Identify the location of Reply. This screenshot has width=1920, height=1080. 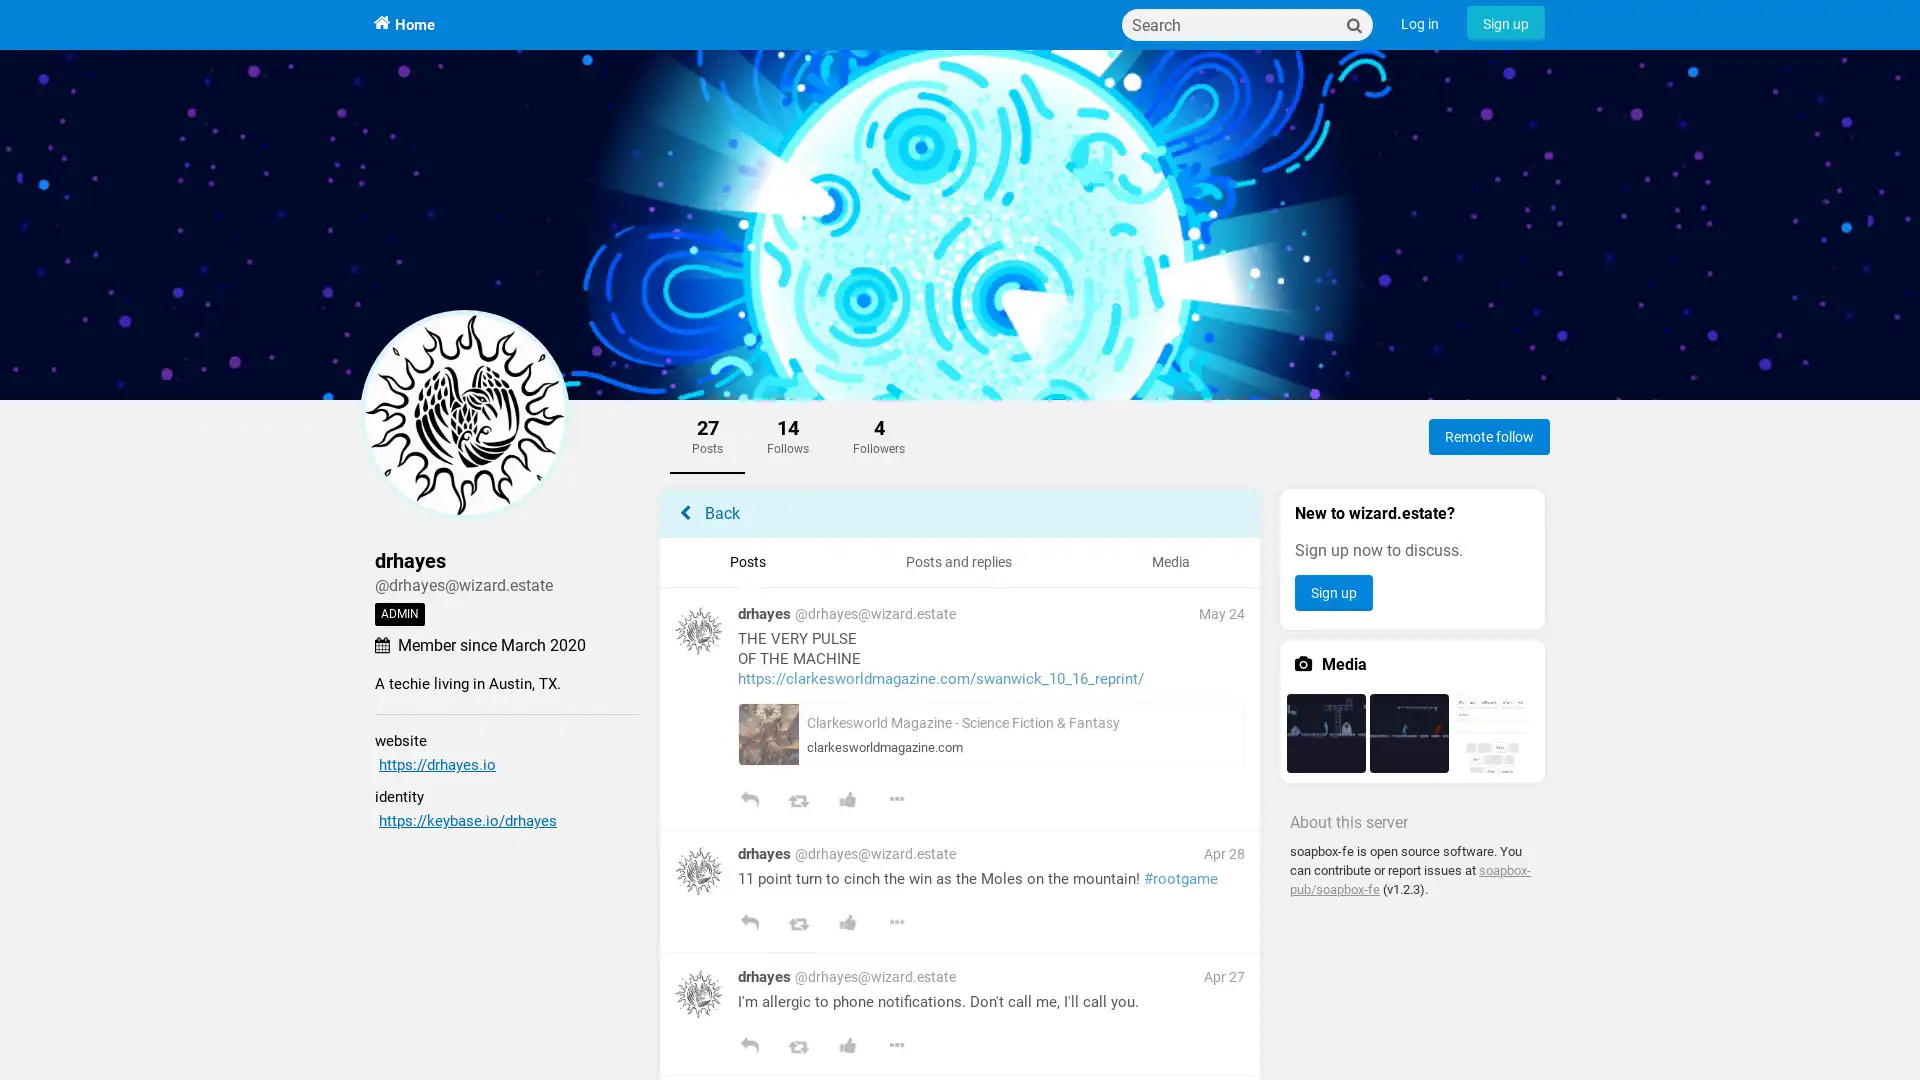
(748, 1047).